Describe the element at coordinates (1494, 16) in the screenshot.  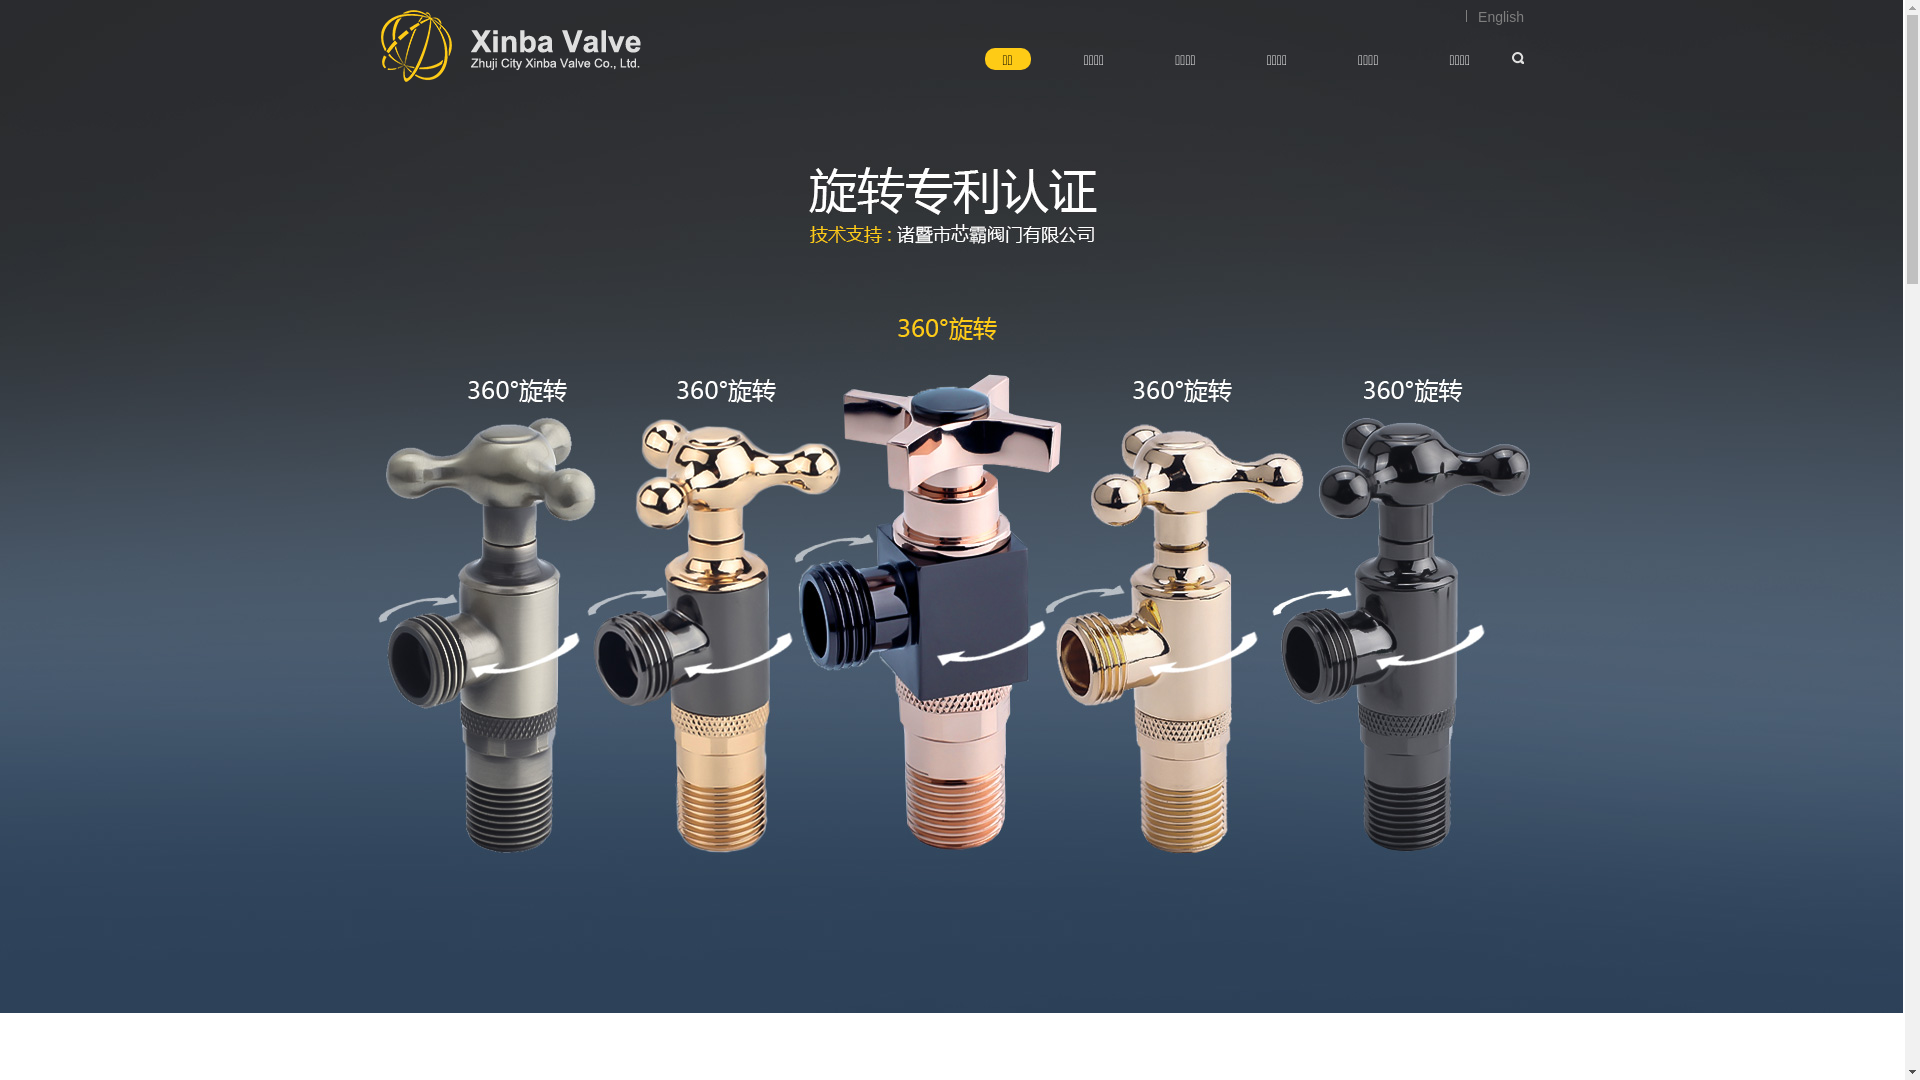
I see `'English'` at that location.